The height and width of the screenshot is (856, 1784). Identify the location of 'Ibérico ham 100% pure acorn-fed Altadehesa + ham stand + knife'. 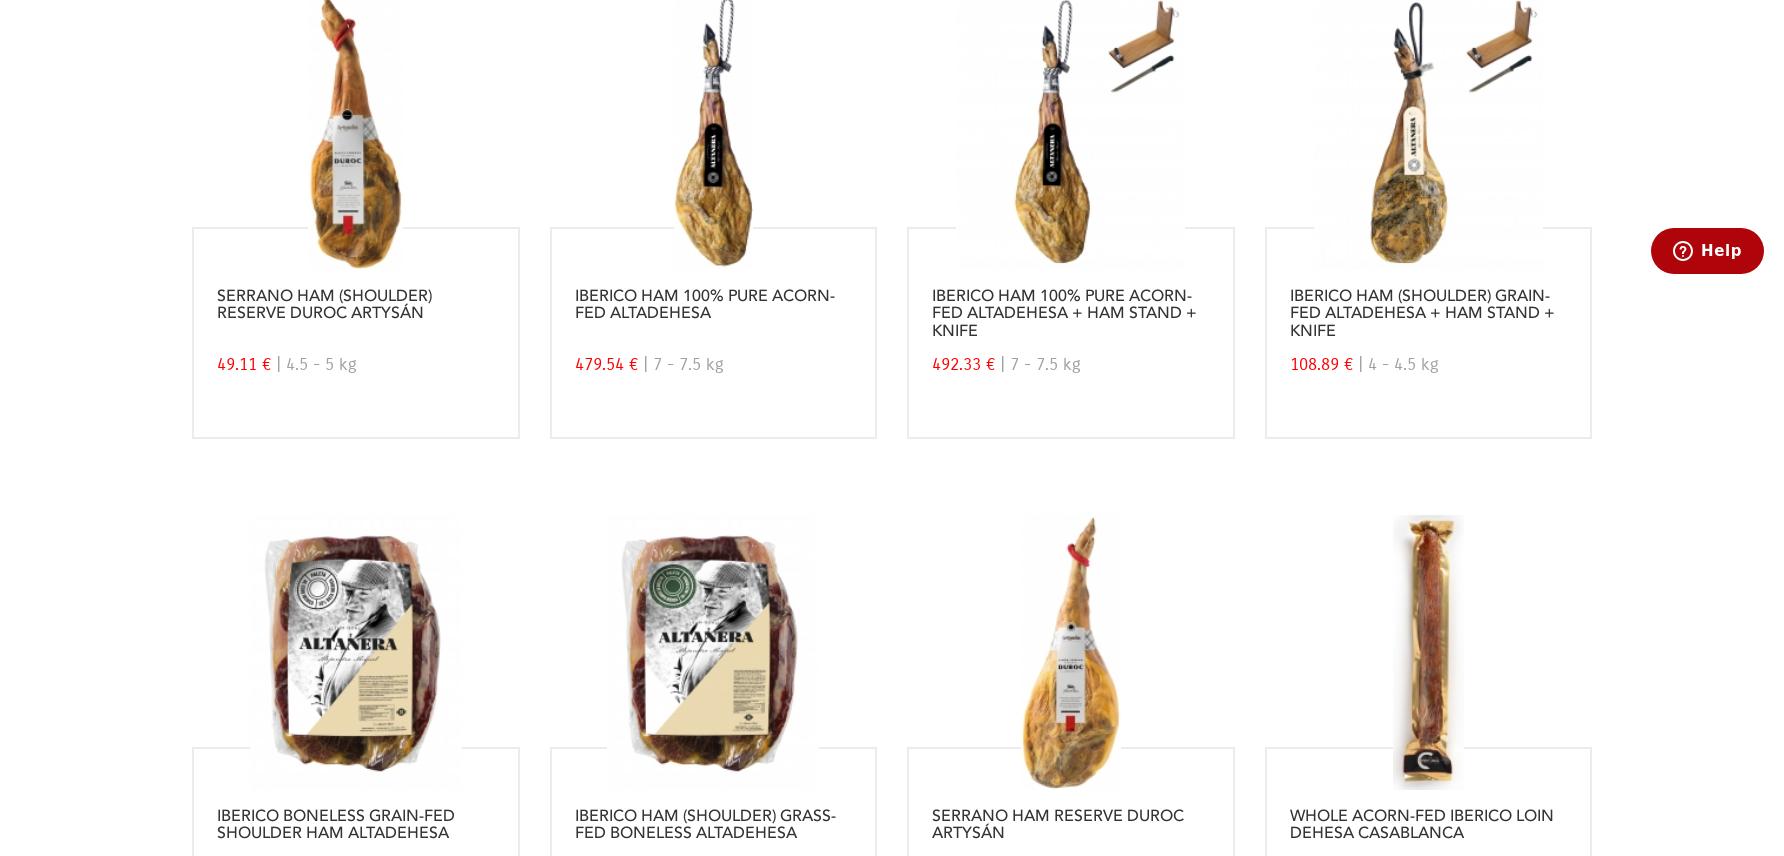
(1063, 313).